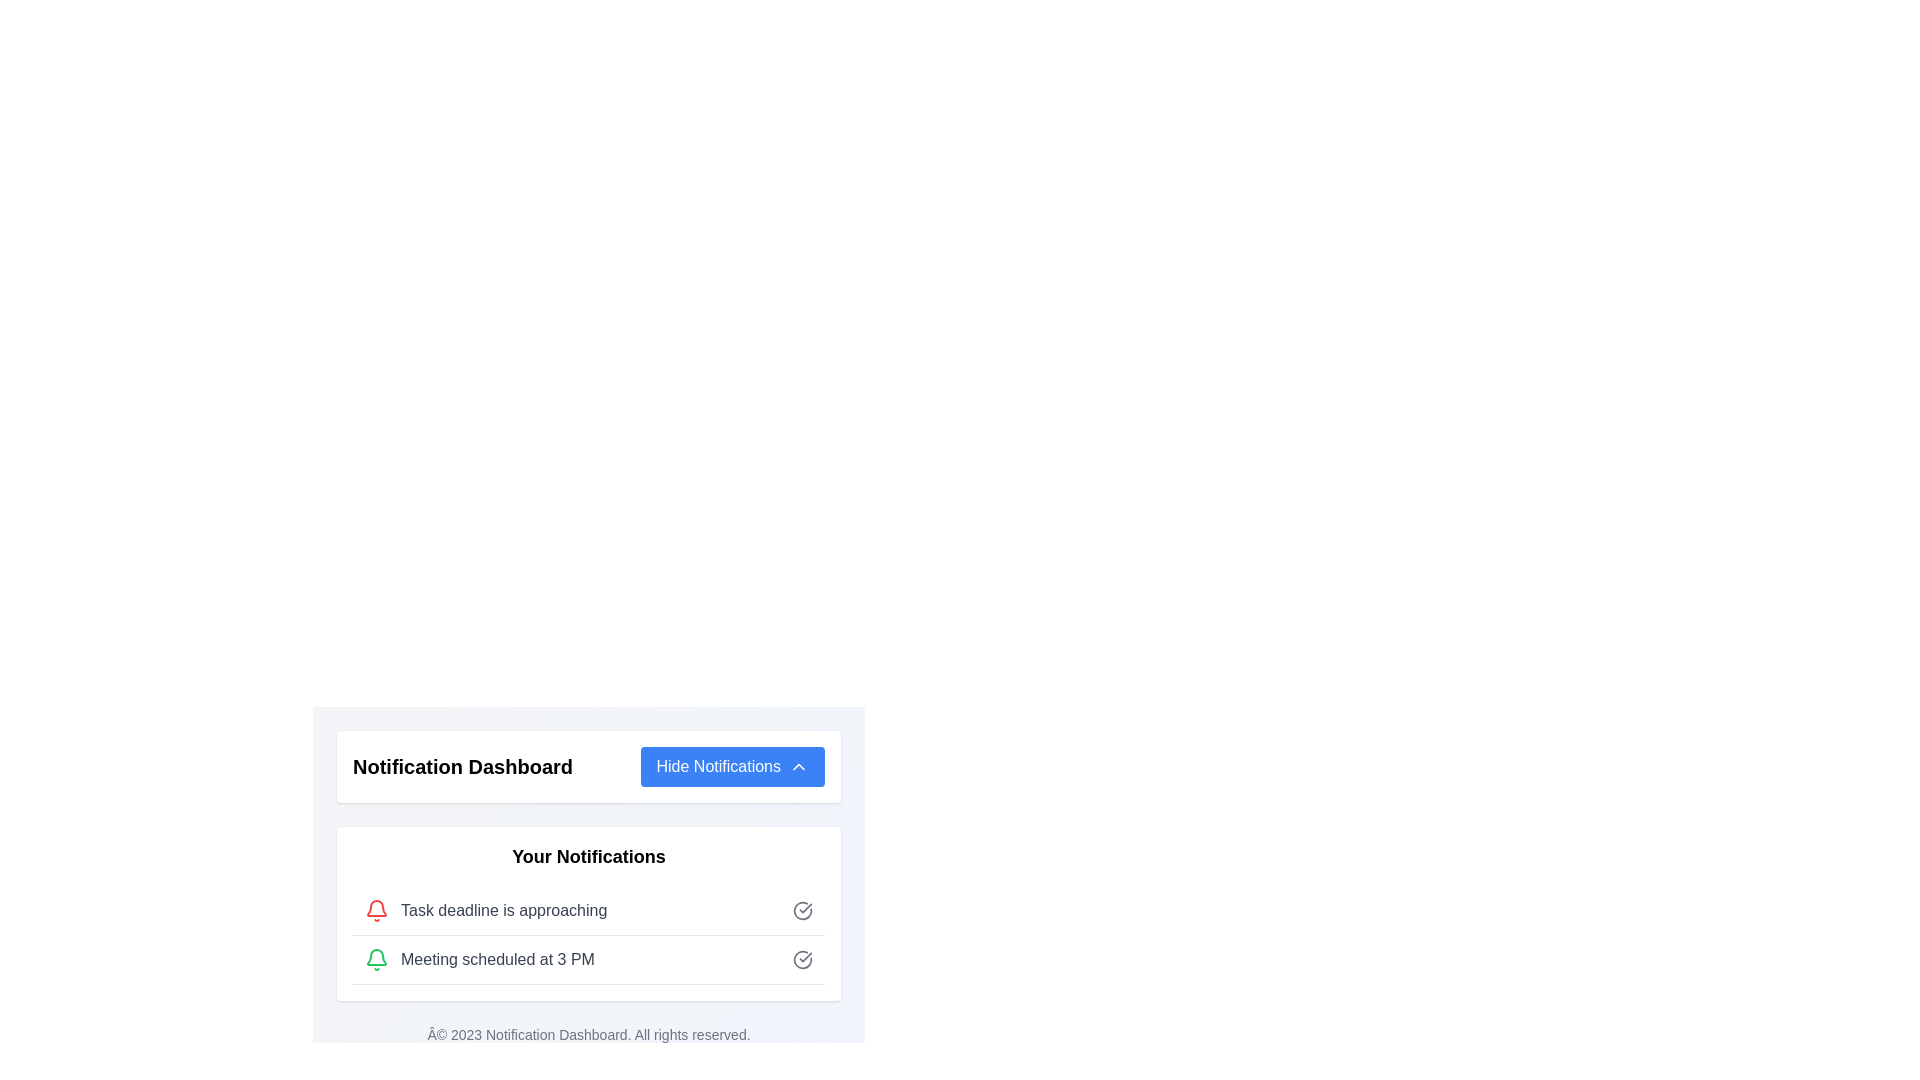 The height and width of the screenshot is (1080, 1920). What do you see at coordinates (731, 766) in the screenshot?
I see `the button located on the right-hand side of the 'Notification Dashboard' header` at bounding box center [731, 766].